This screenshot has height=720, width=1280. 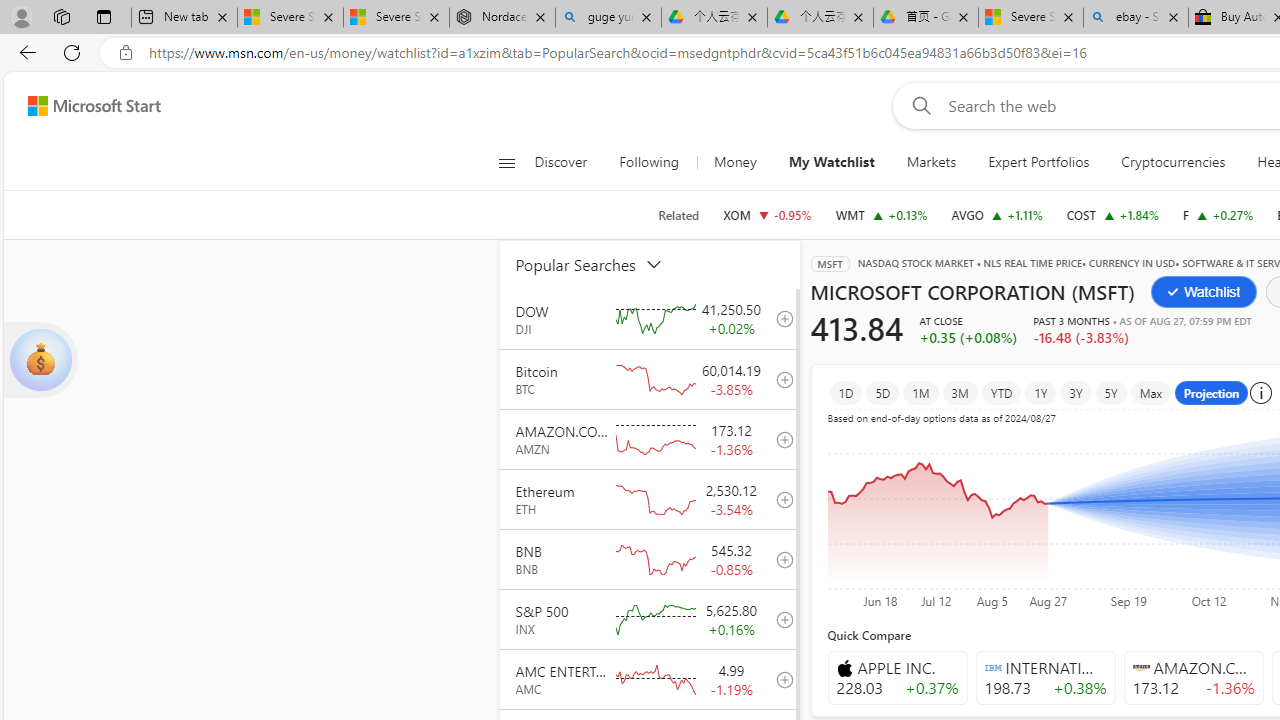 What do you see at coordinates (919, 392) in the screenshot?
I see `'1M'` at bounding box center [919, 392].